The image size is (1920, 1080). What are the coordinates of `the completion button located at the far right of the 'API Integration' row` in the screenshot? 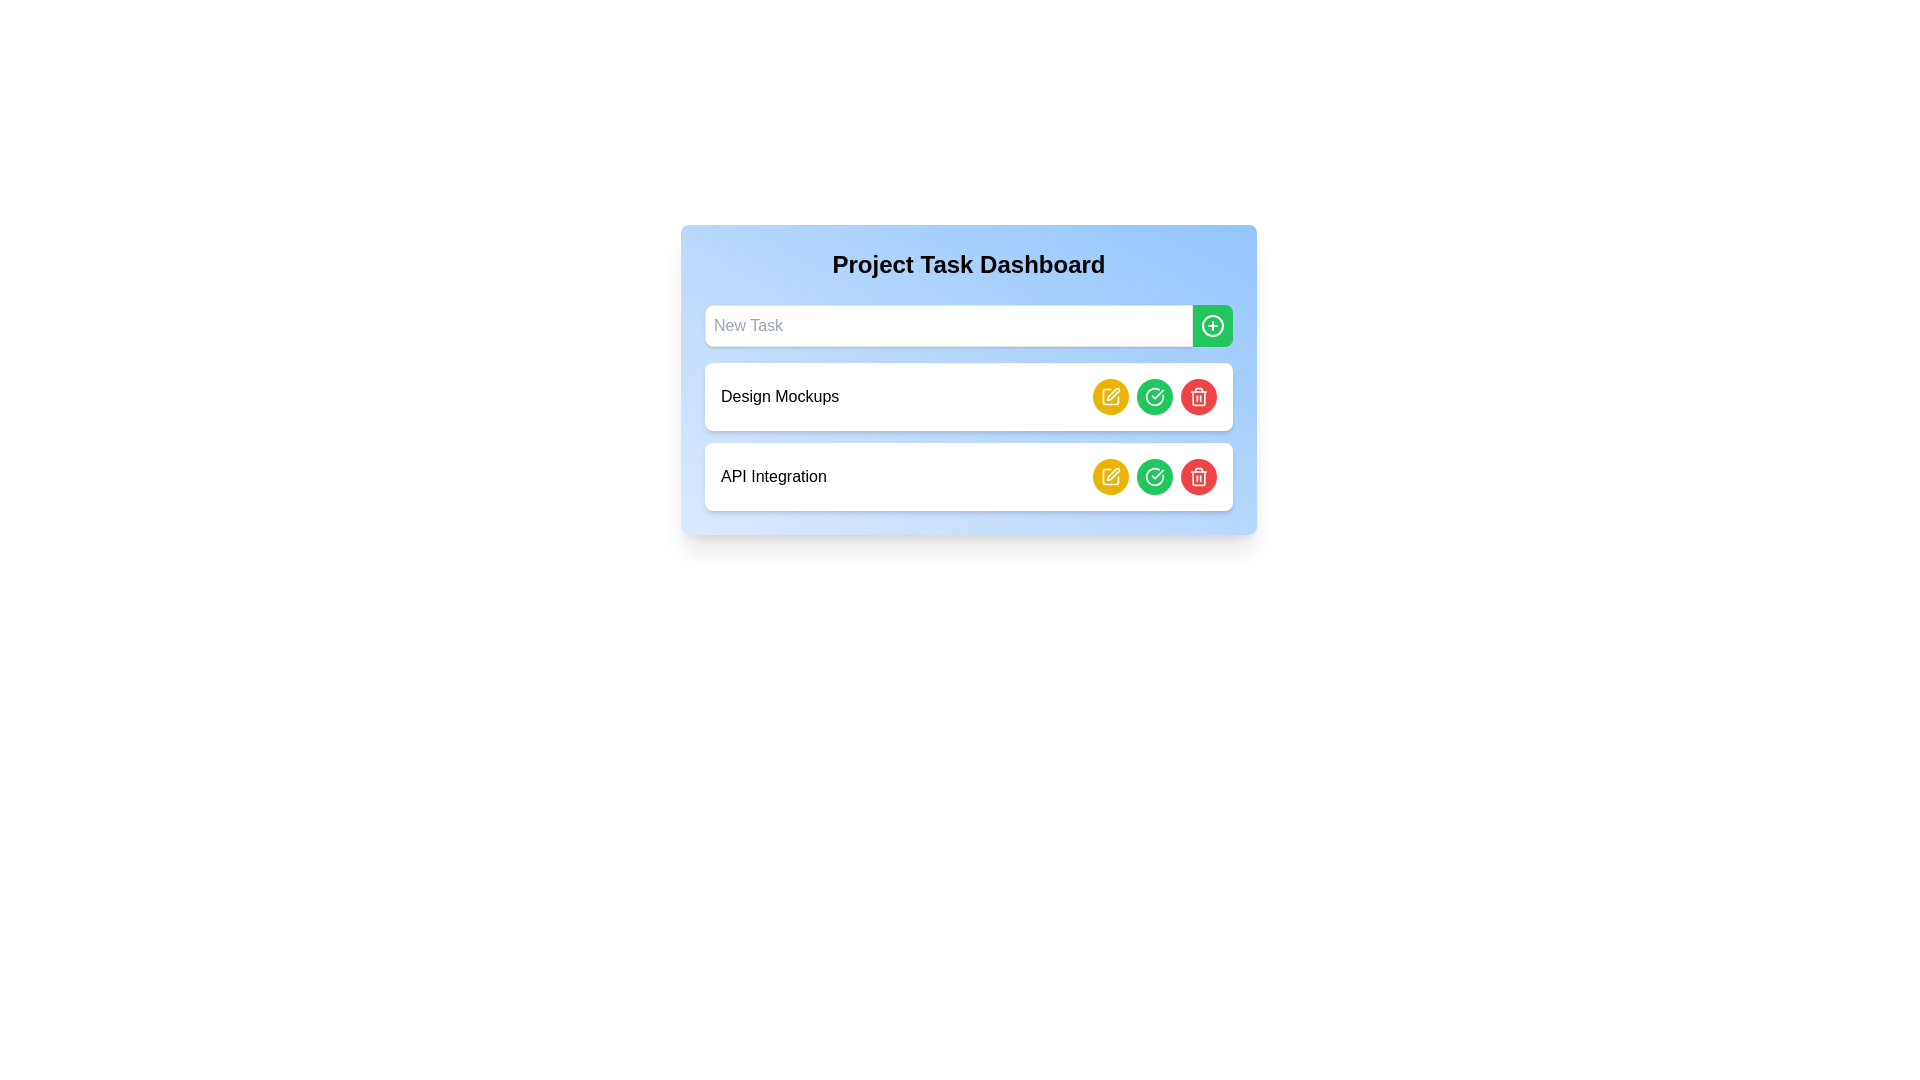 It's located at (1155, 477).